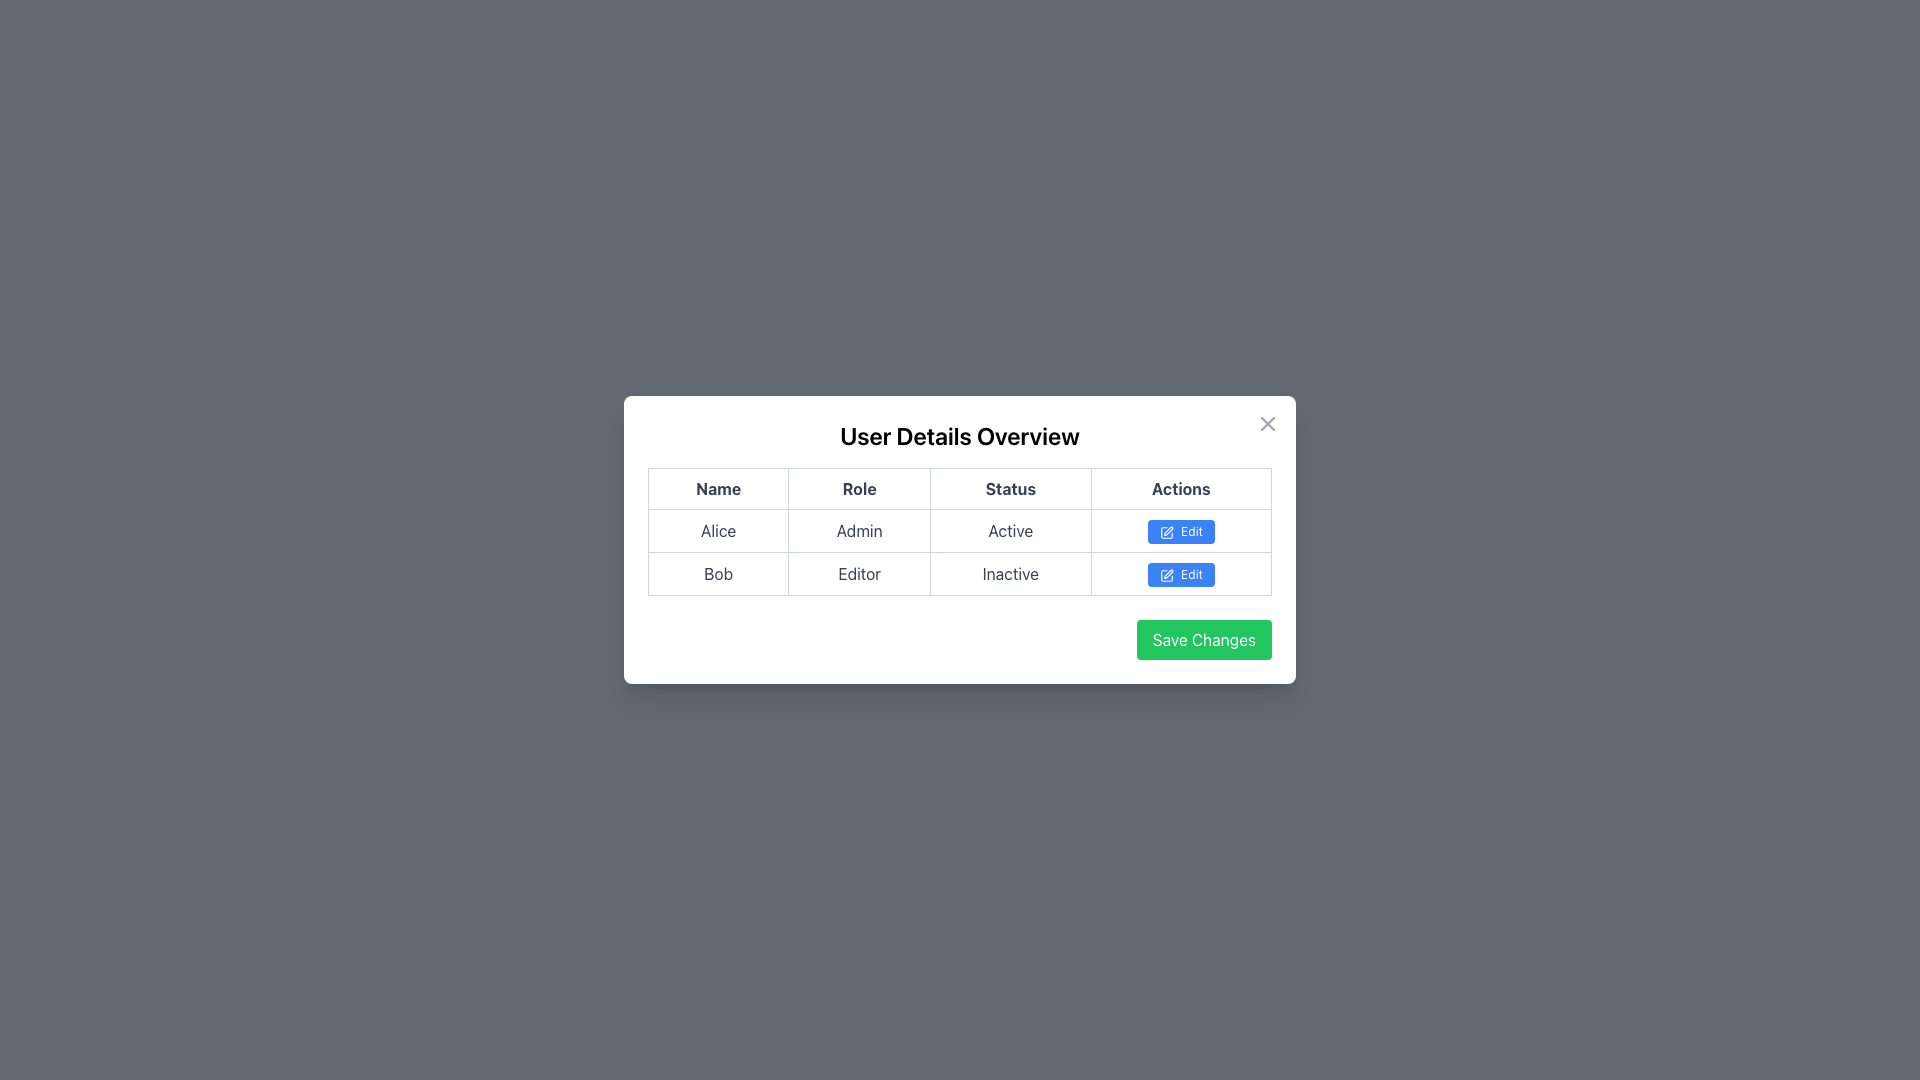 The width and height of the screenshot is (1920, 1080). What do you see at coordinates (859, 530) in the screenshot?
I see `the Text Label indicating the user's role as 'Admin', located in the second cell of the 'Role' column adjacent to 'Alice' and 'Active'` at bounding box center [859, 530].